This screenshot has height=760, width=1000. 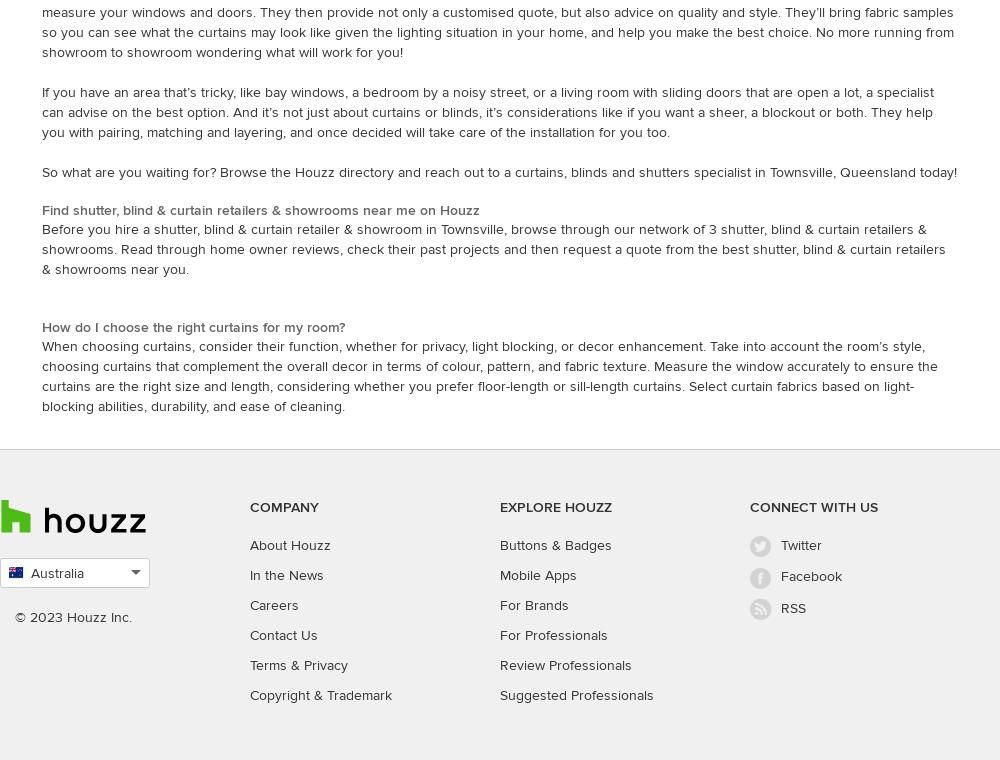 I want to click on 'Copyright & Trademark', so click(x=320, y=695).